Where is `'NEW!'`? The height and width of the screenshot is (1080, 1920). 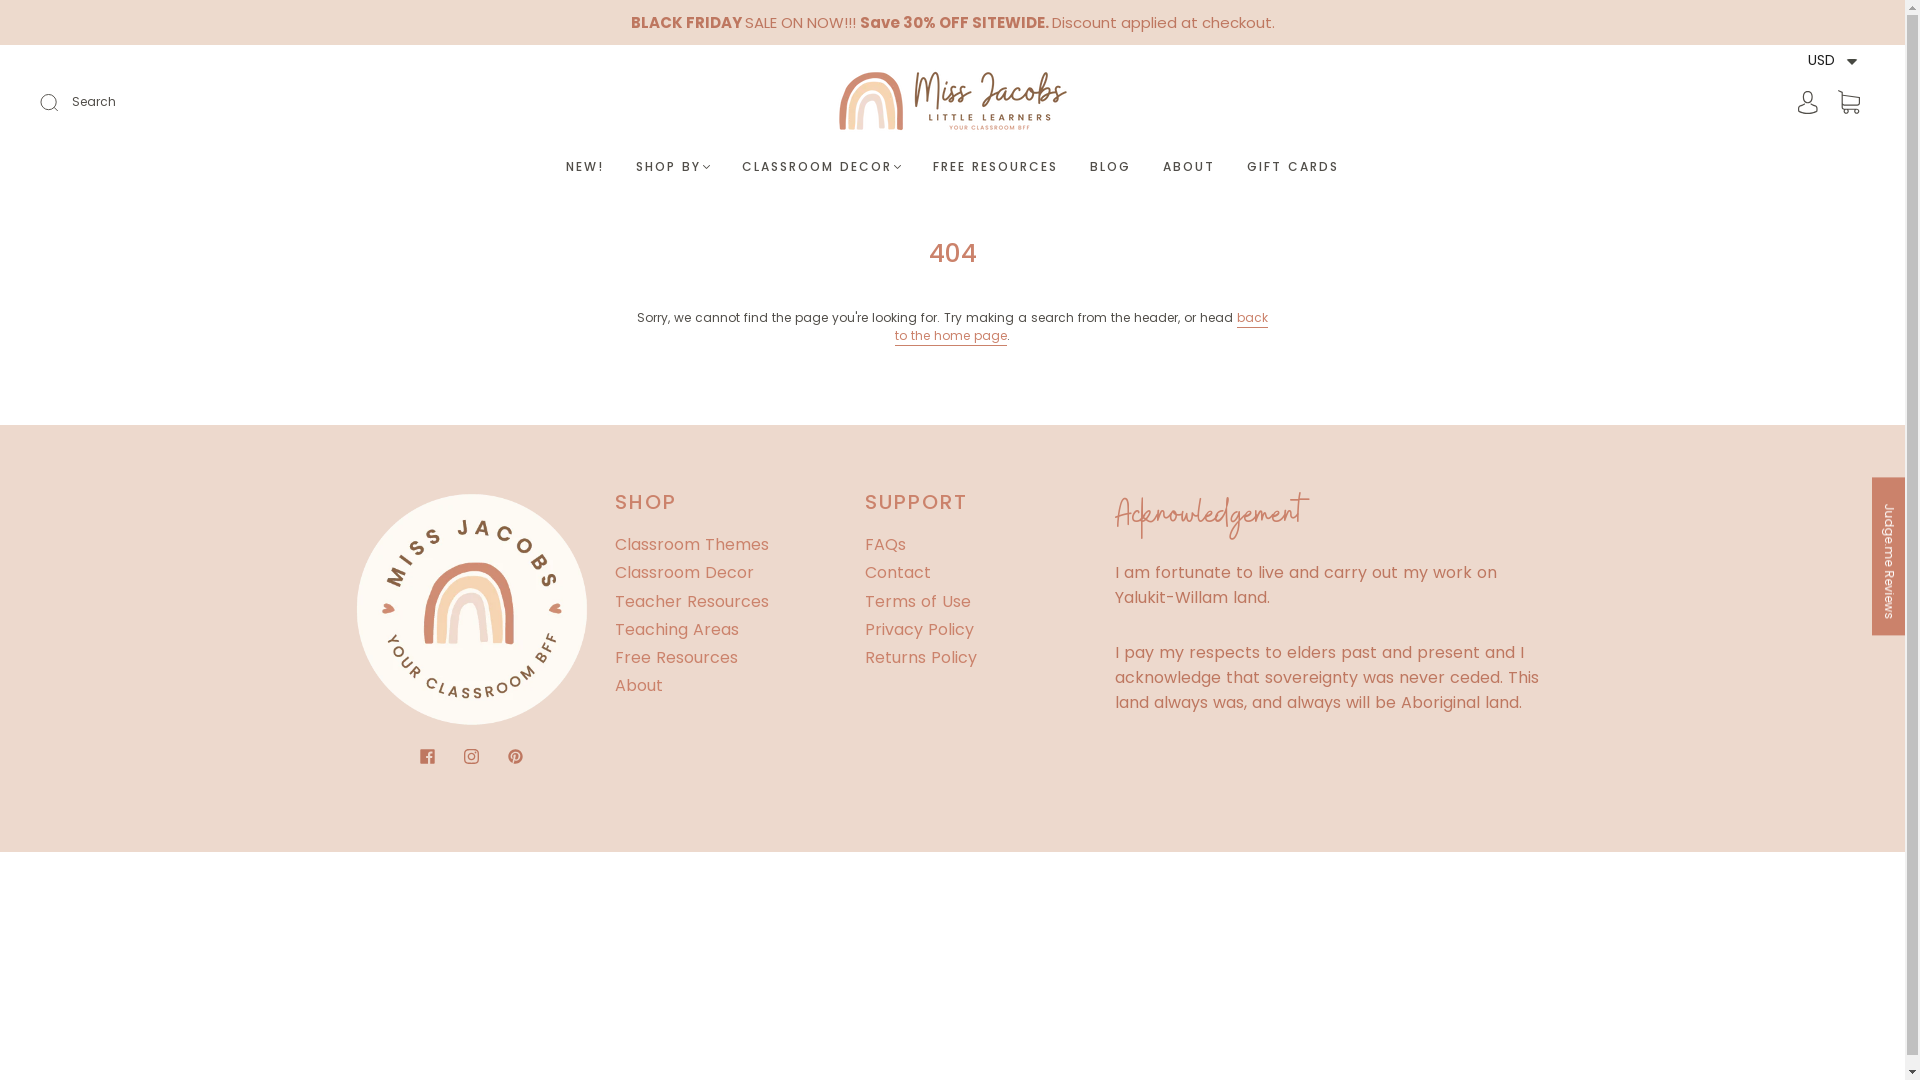
'NEW!' is located at coordinates (565, 165).